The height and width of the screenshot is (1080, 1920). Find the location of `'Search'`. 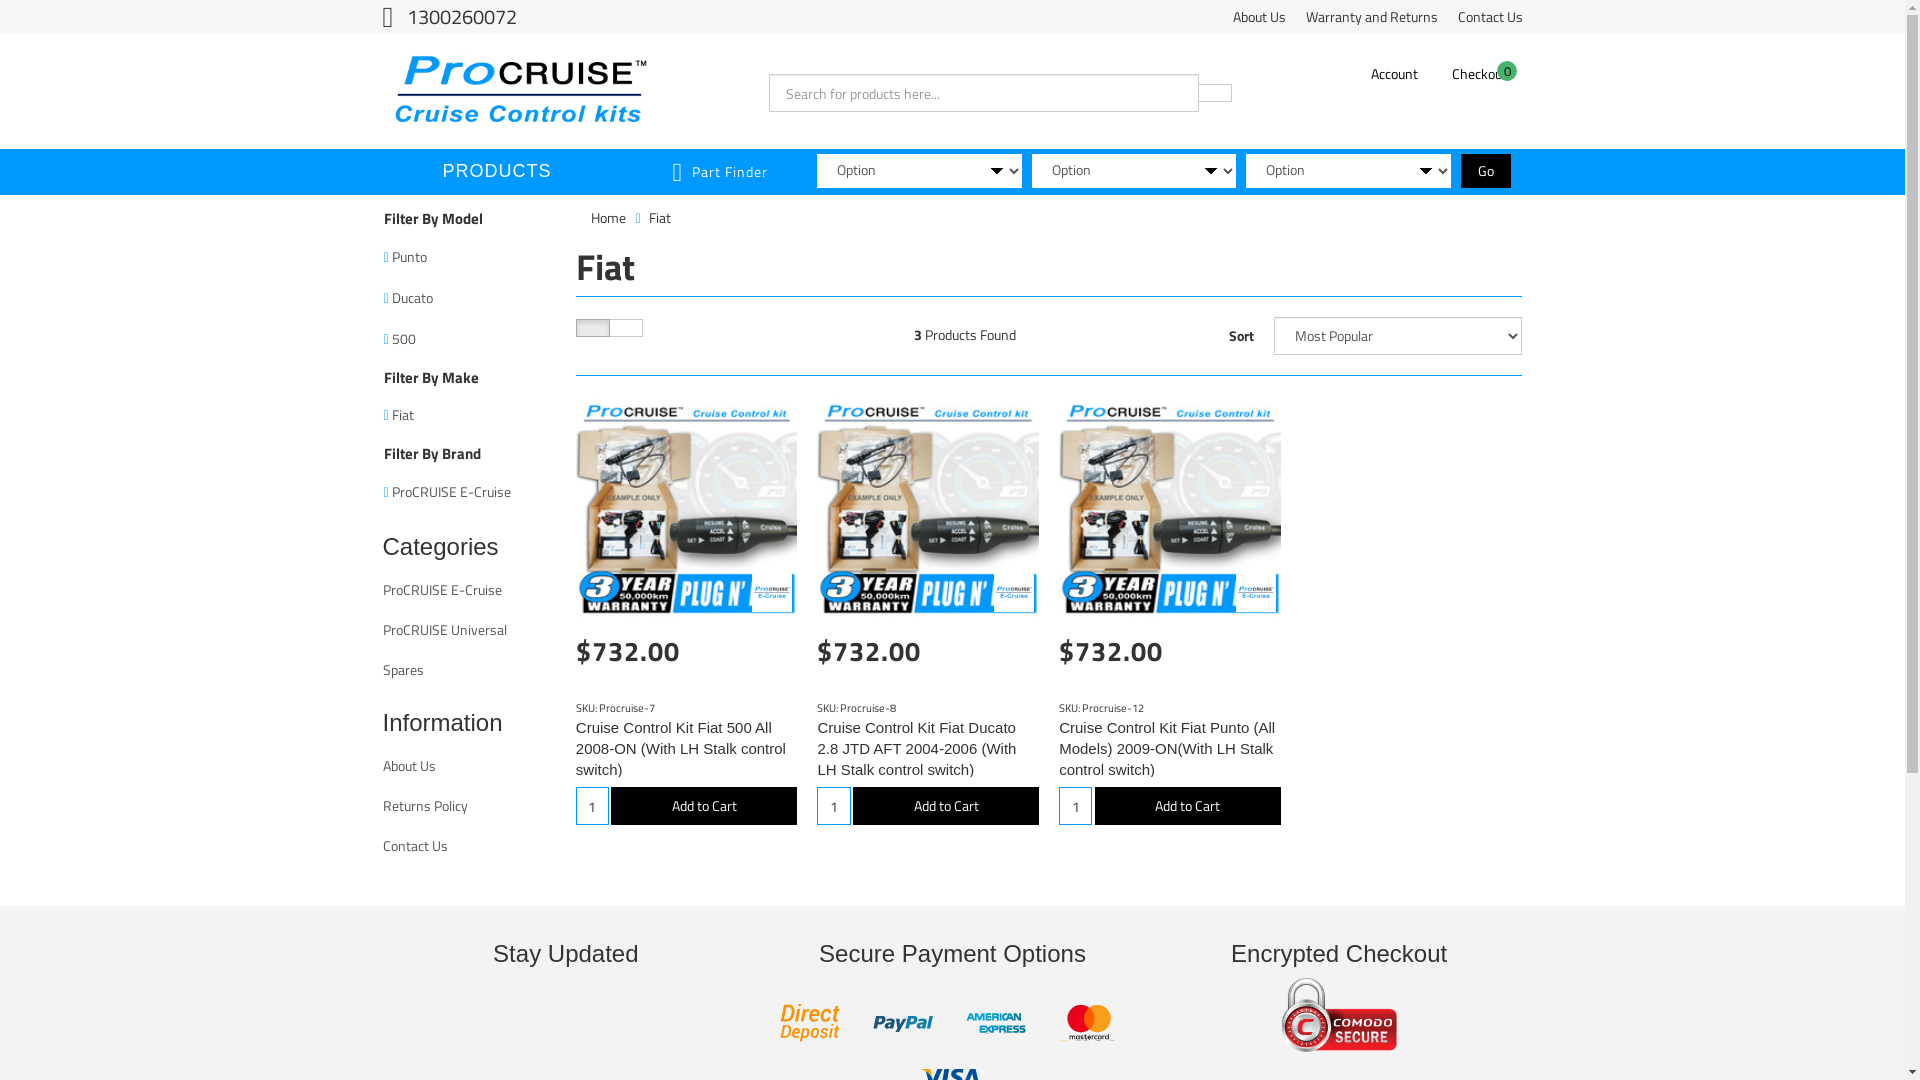

'Search' is located at coordinates (1213, 92).